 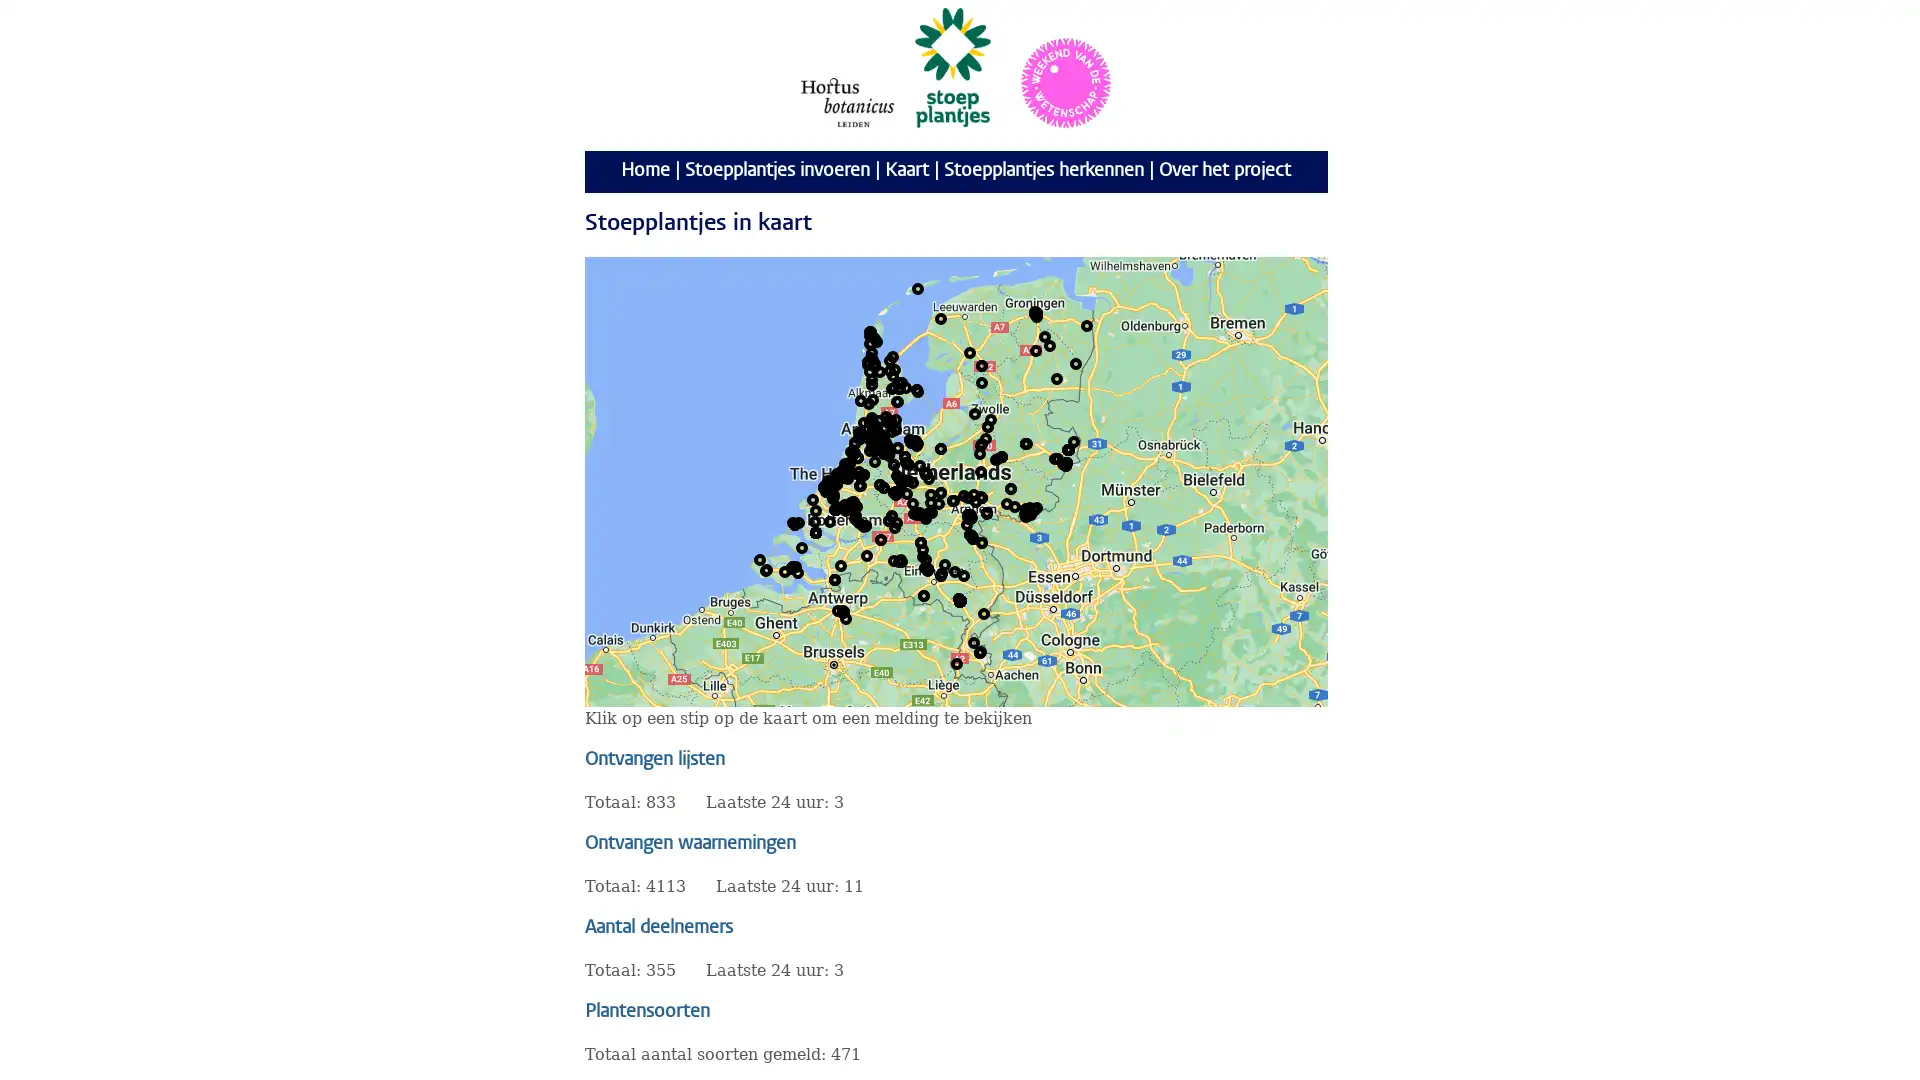 What do you see at coordinates (846, 471) in the screenshot?
I see `Telling van Esther Kerkhove op 21 maart 2022` at bounding box center [846, 471].